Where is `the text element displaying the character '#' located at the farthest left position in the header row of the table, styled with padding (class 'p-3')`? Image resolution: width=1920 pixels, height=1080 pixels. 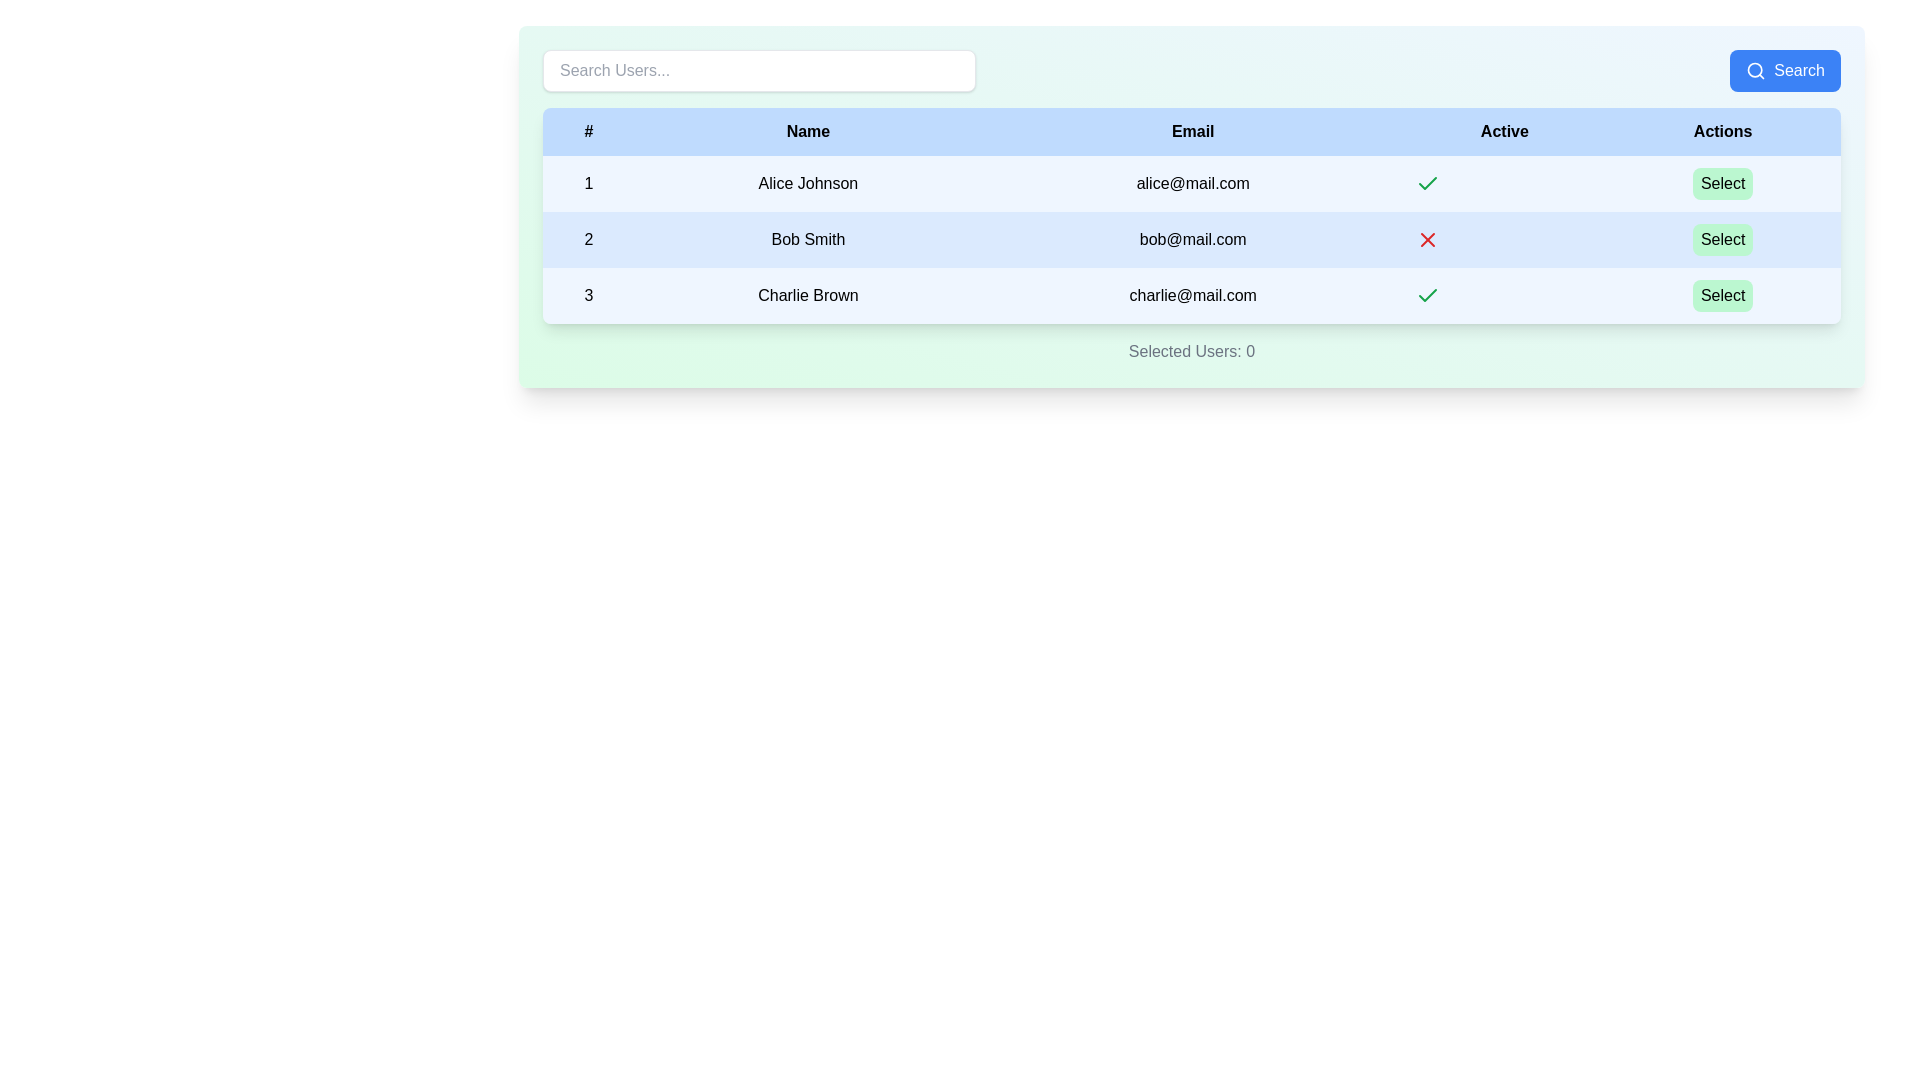 the text element displaying the character '#' located at the farthest left position in the header row of the table, styled with padding (class 'p-3') is located at coordinates (587, 131).